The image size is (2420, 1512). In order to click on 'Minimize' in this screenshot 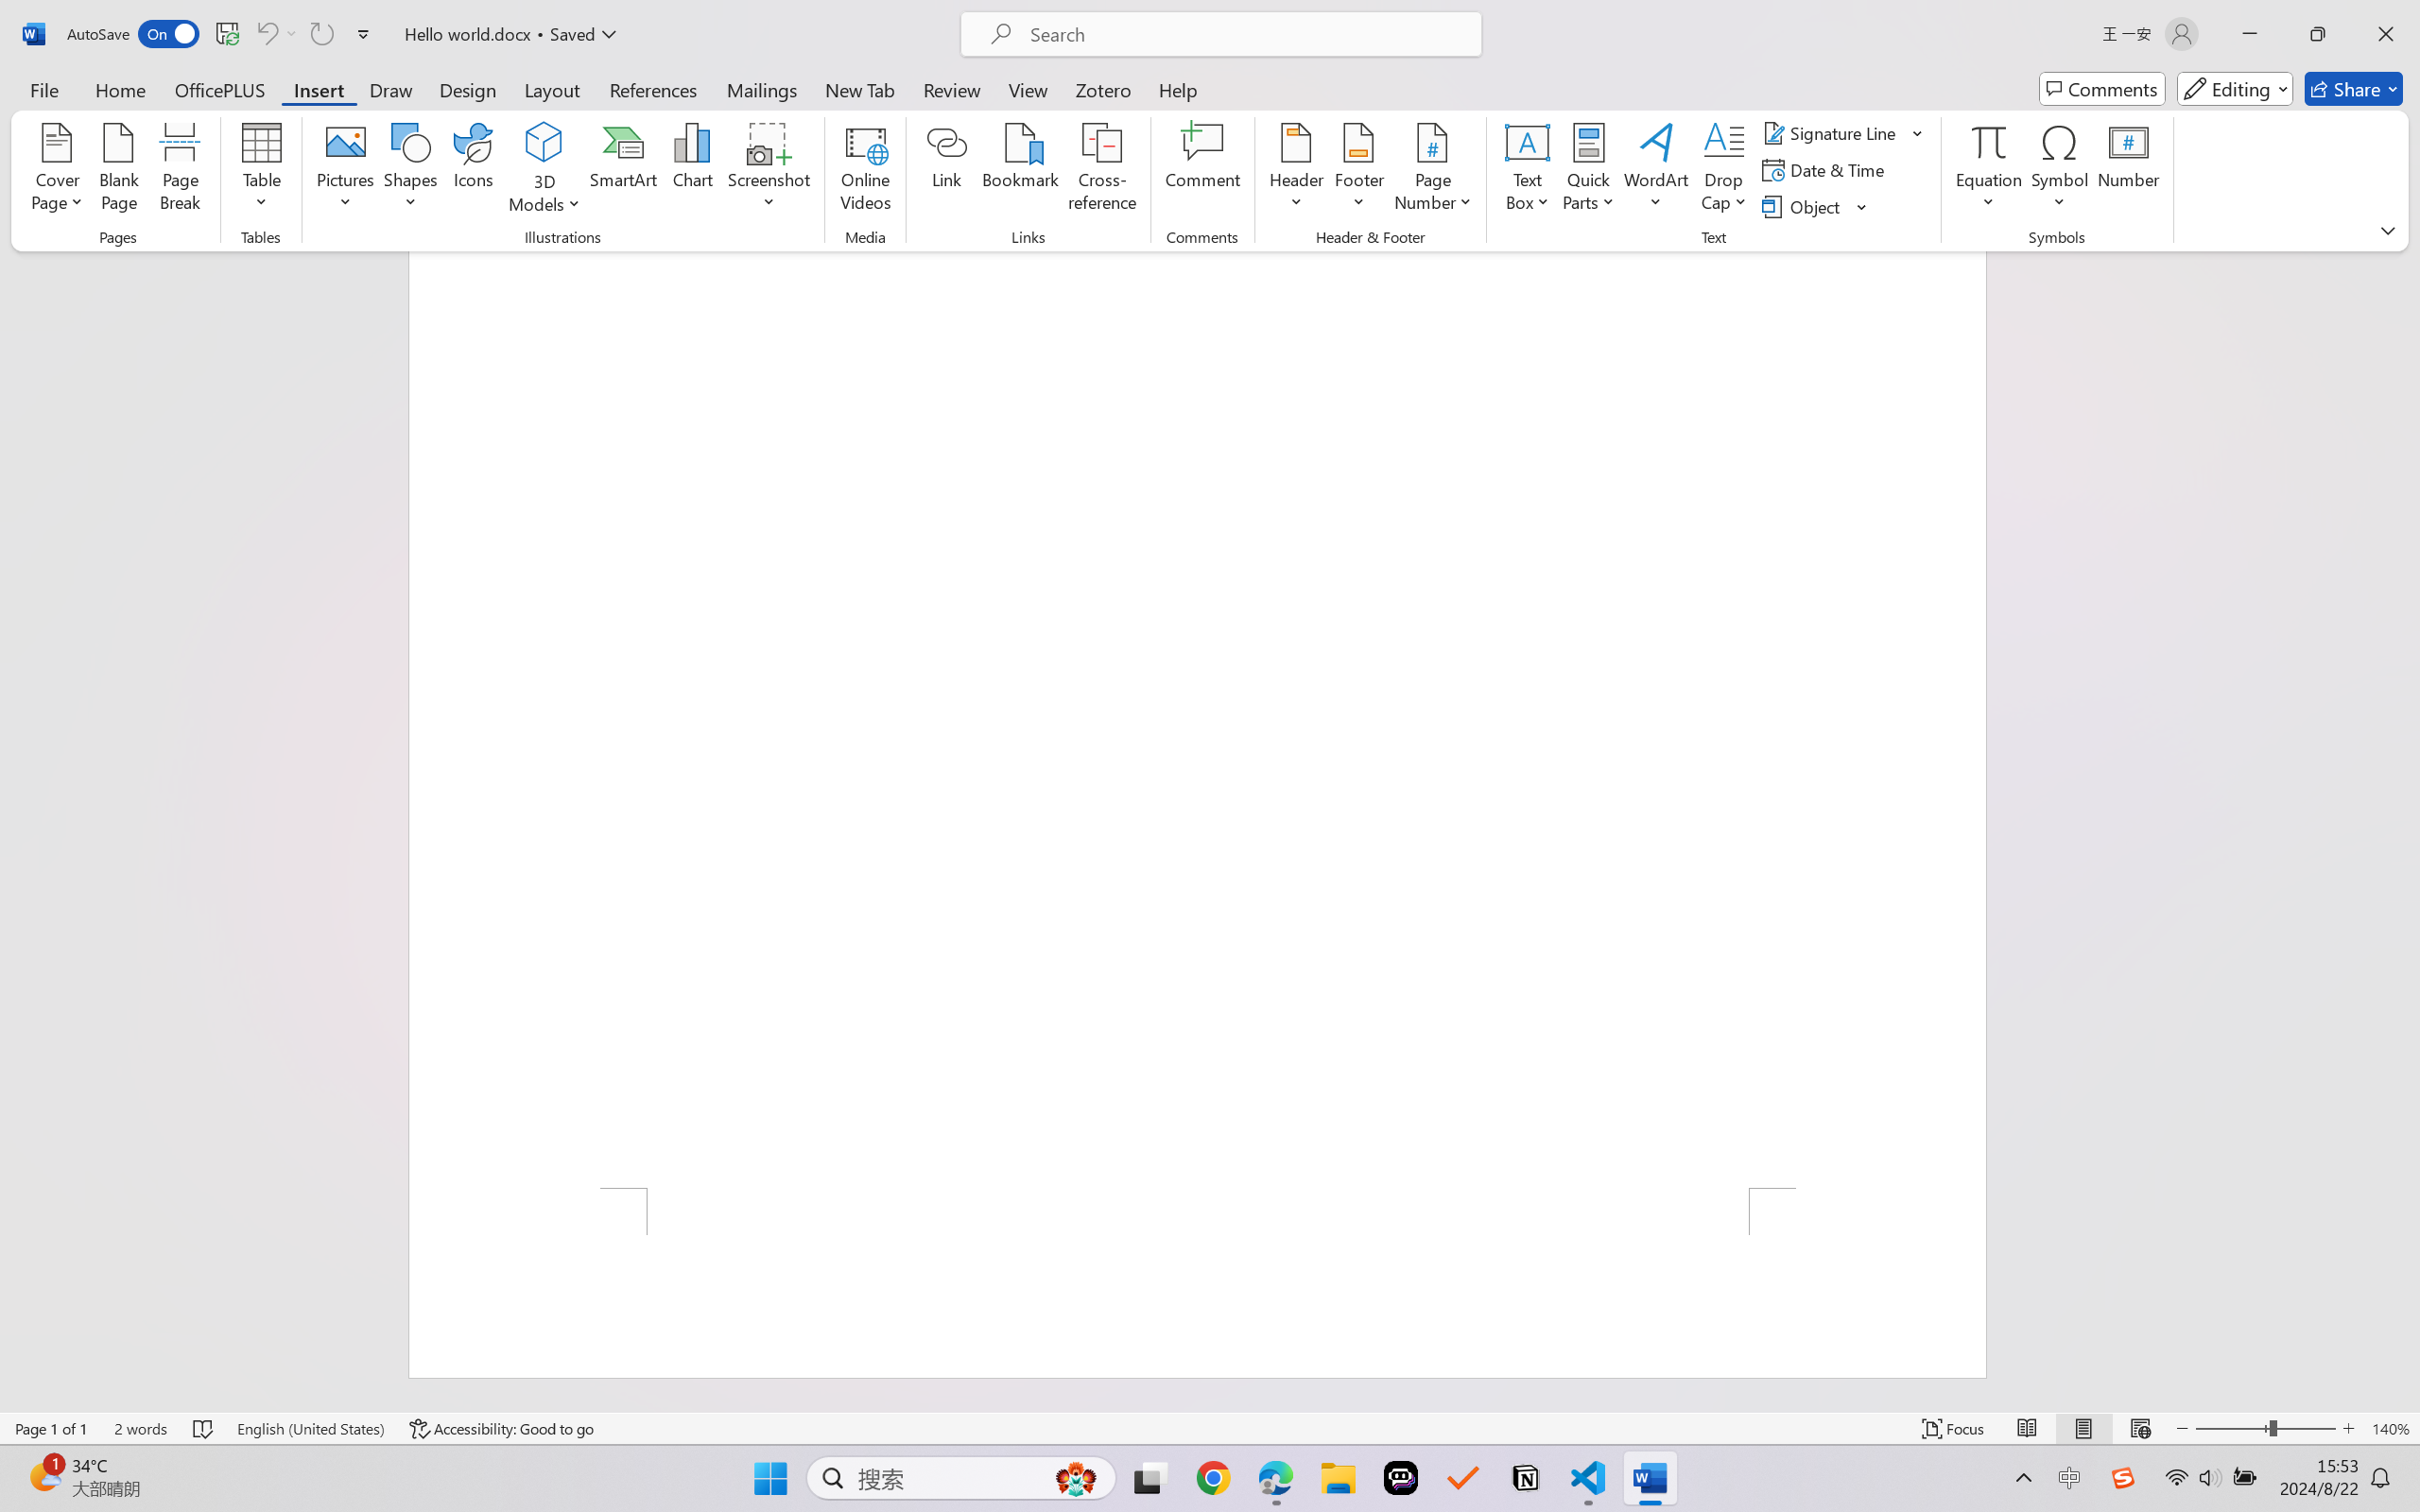, I will do `click(2250, 33)`.